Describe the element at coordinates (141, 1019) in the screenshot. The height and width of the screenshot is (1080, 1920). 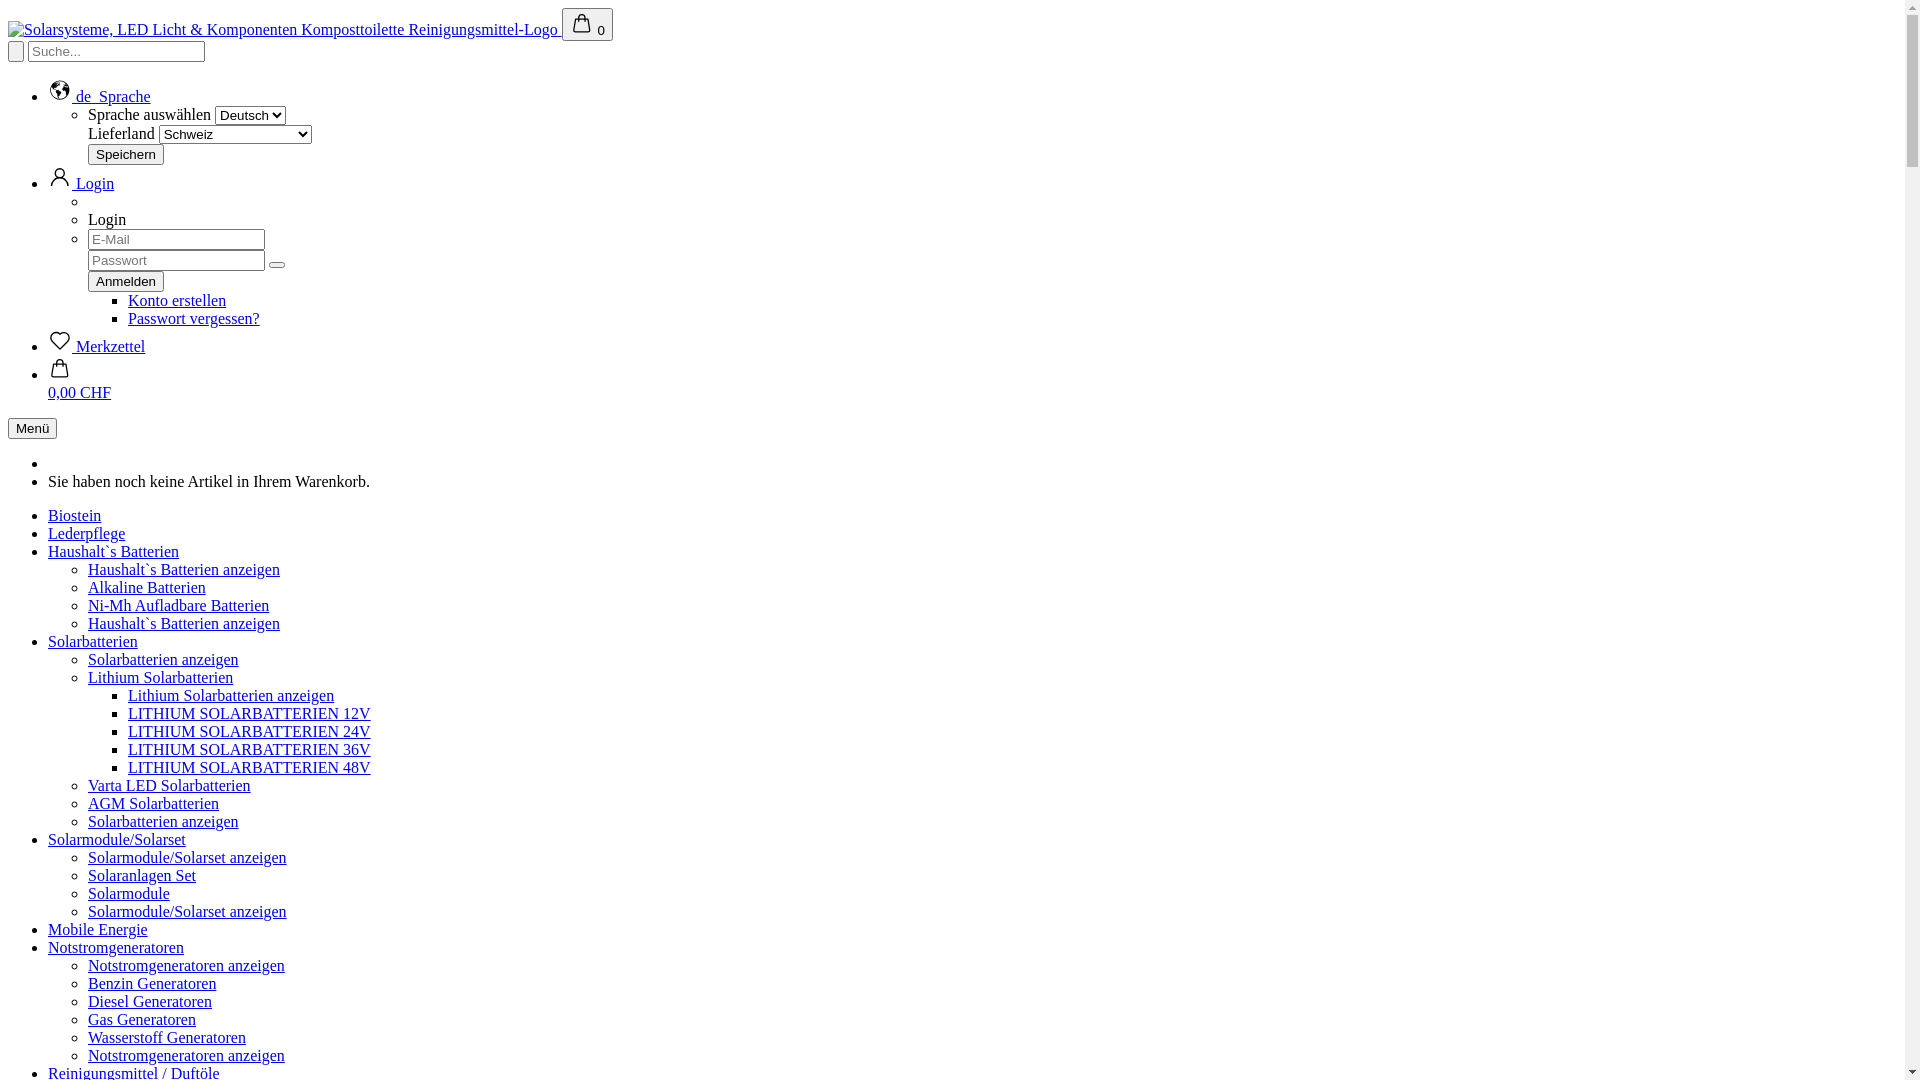
I see `'Gas Generatoren'` at that location.